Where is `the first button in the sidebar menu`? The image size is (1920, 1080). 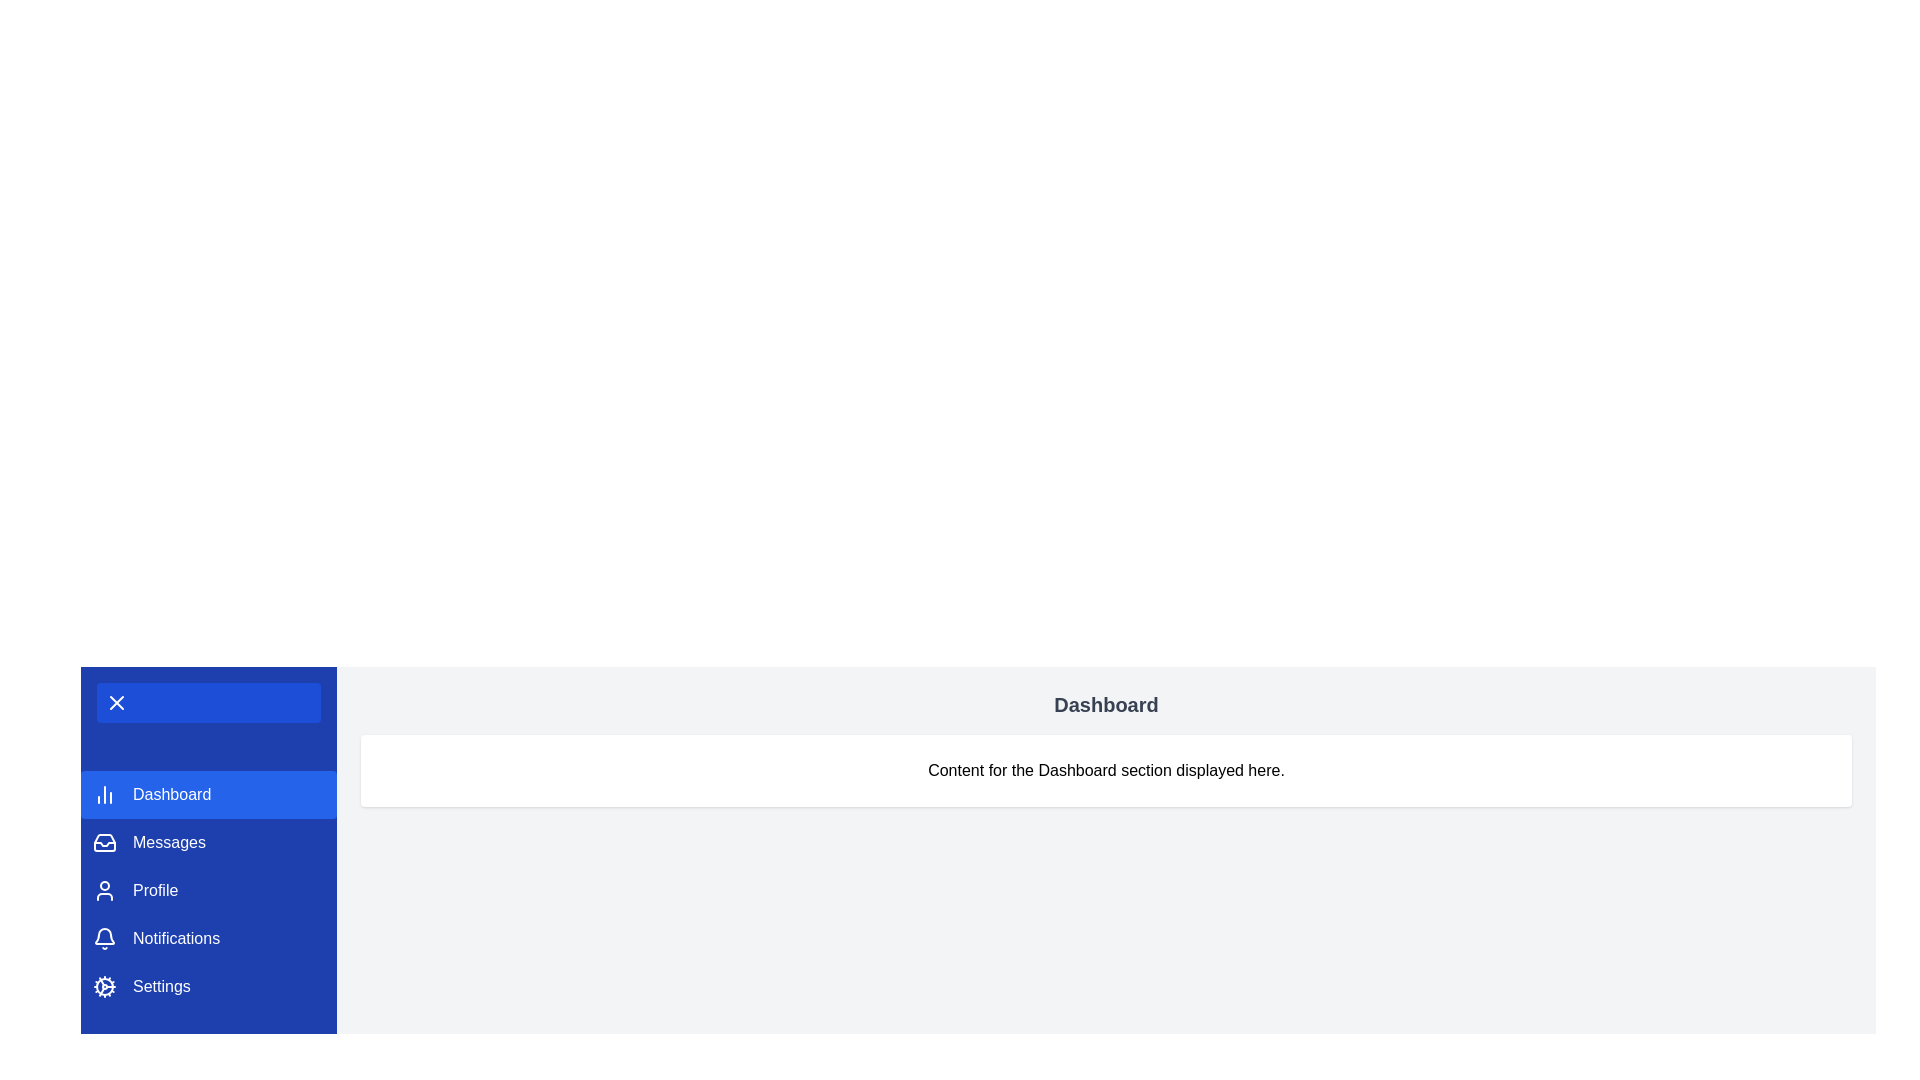
the first button in the sidebar menu is located at coordinates (209, 793).